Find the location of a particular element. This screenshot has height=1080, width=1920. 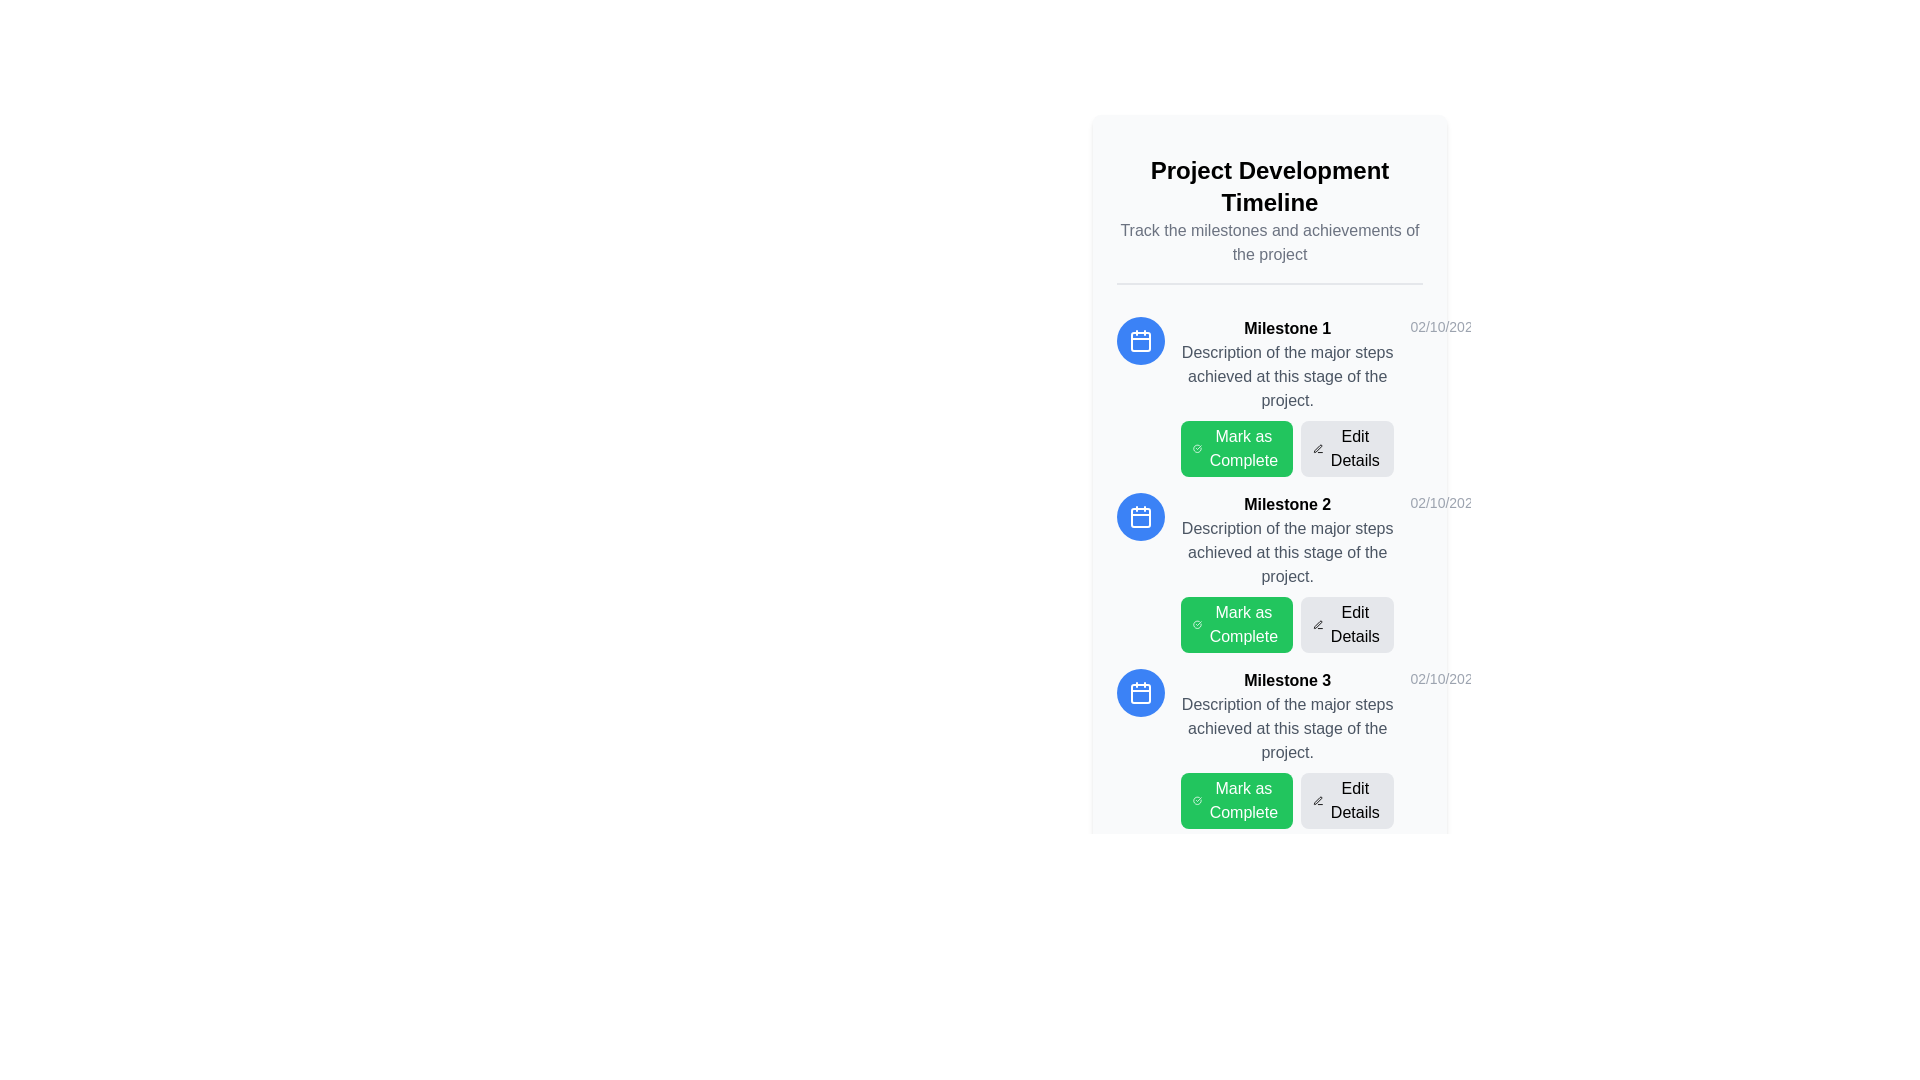

the date label for 'Milestone 3', which indicates the deadline or completion date associated with the milestone is located at coordinates (1445, 677).